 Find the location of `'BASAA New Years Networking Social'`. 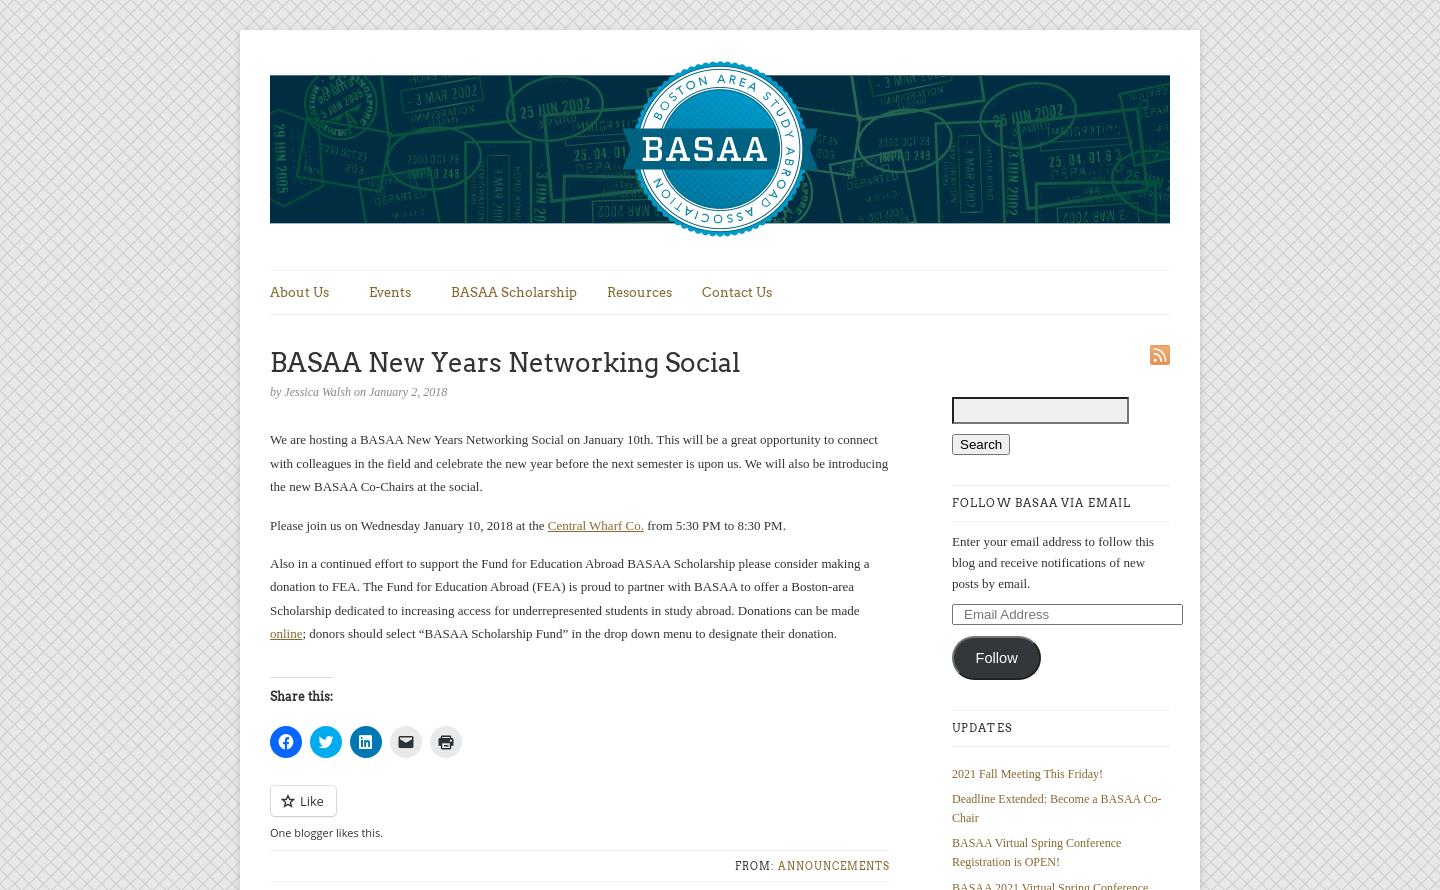

'BASAA New Years Networking Social' is located at coordinates (504, 362).